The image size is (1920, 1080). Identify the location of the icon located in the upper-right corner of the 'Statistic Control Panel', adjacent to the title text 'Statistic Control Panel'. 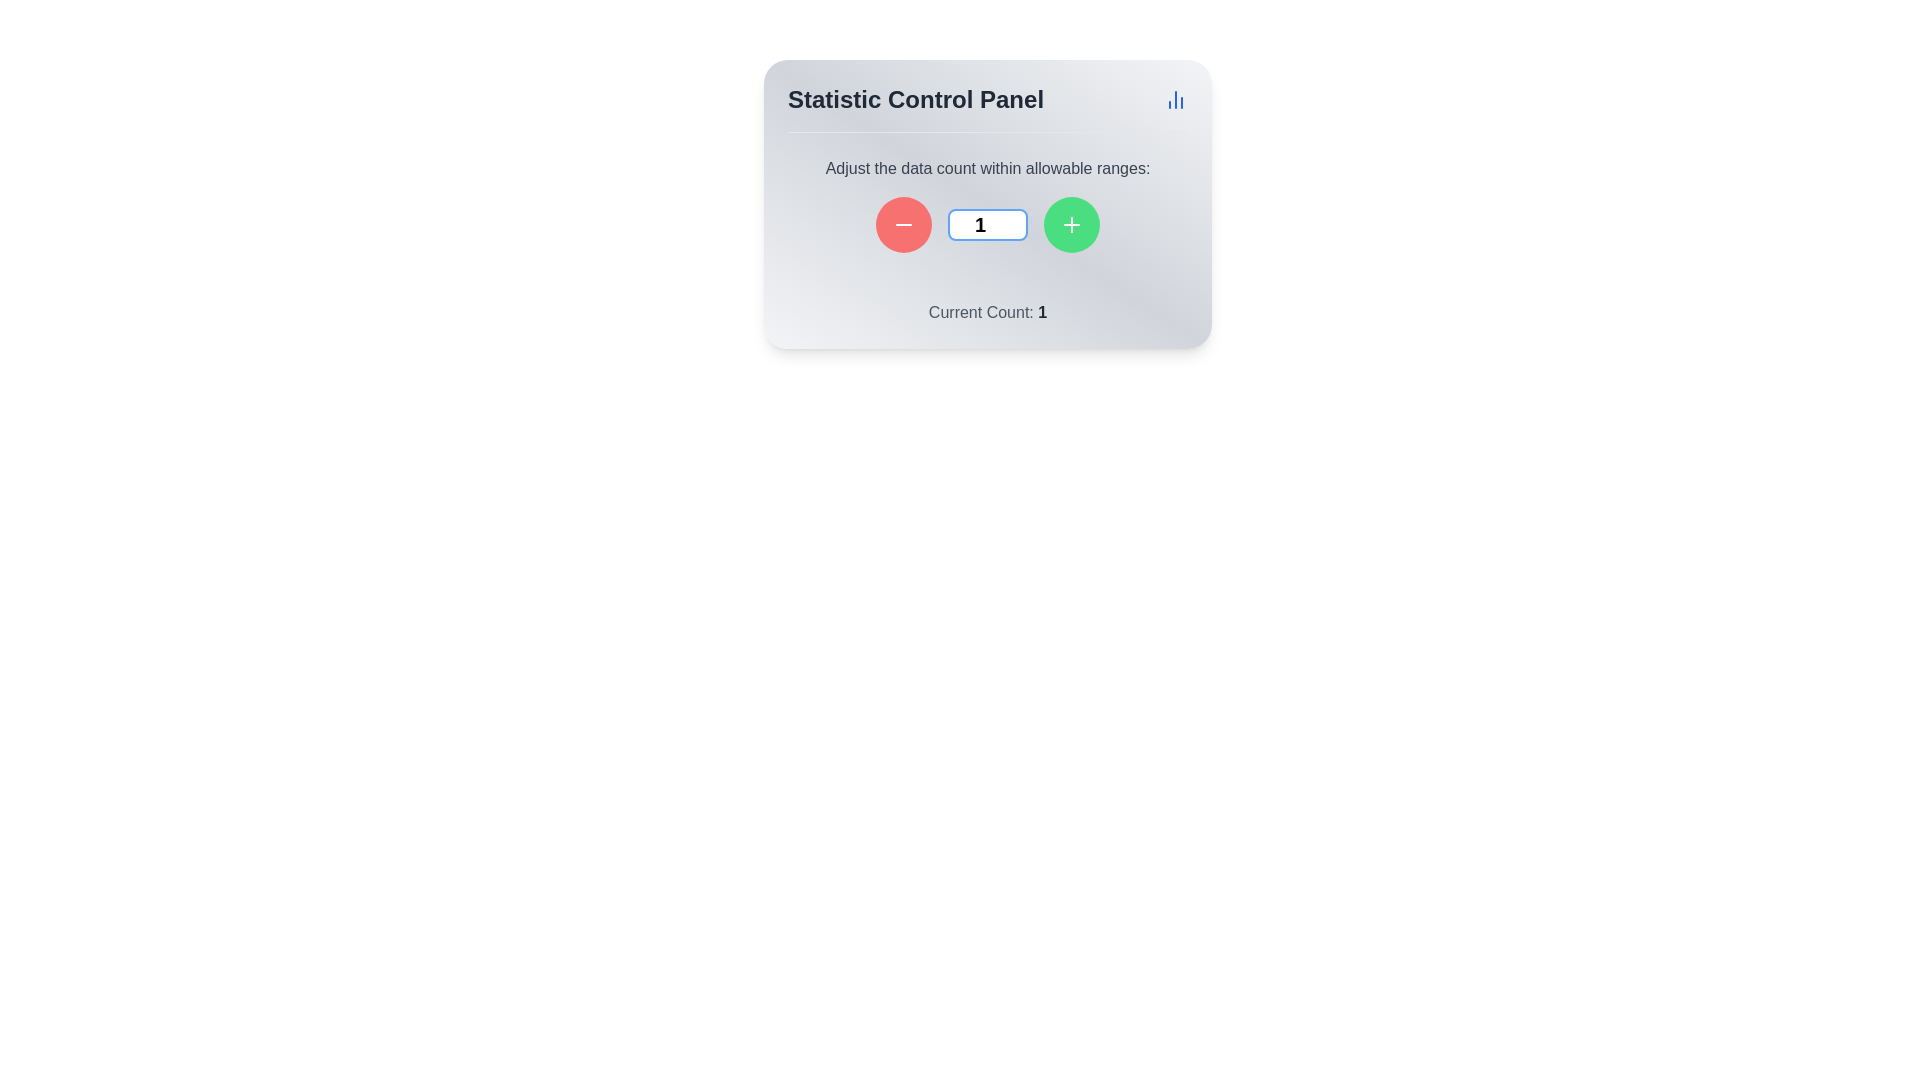
(1176, 100).